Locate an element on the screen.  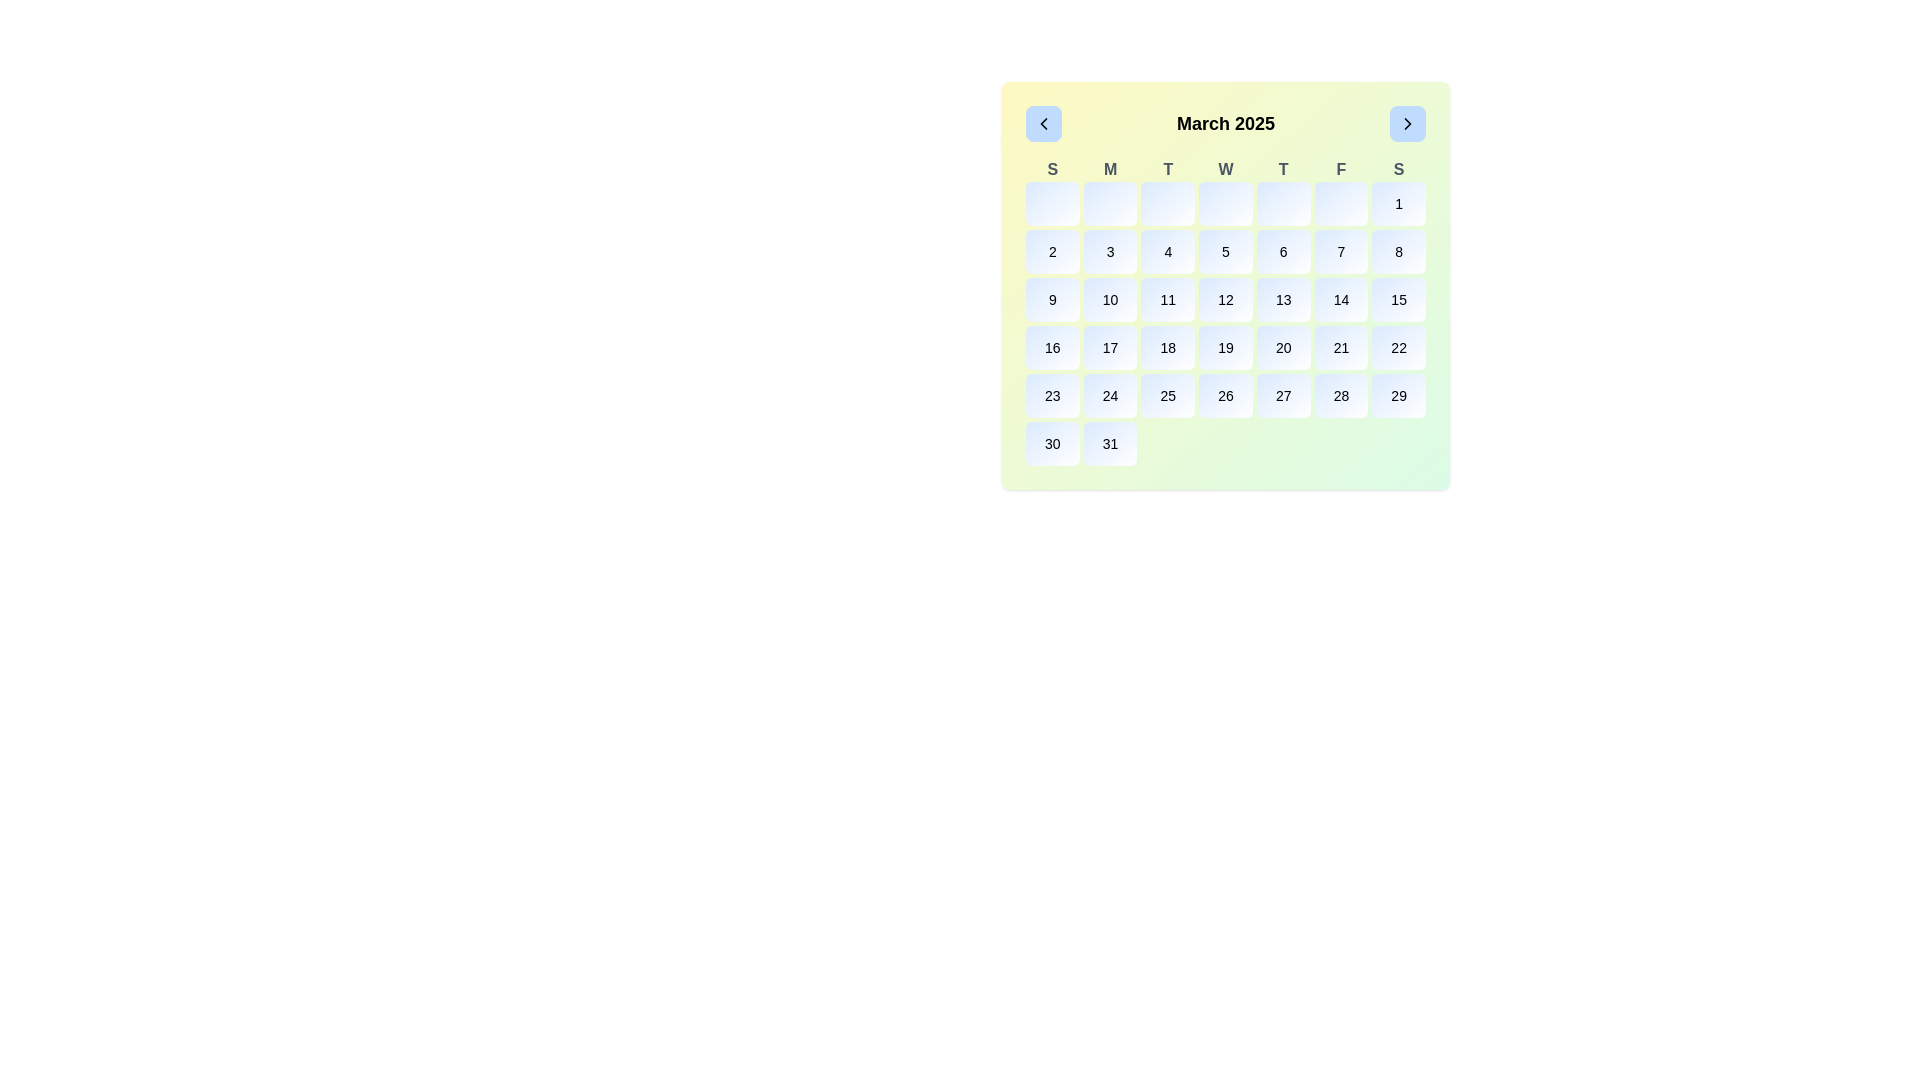
the button representing the 29th day of the calendar month is located at coordinates (1398, 396).